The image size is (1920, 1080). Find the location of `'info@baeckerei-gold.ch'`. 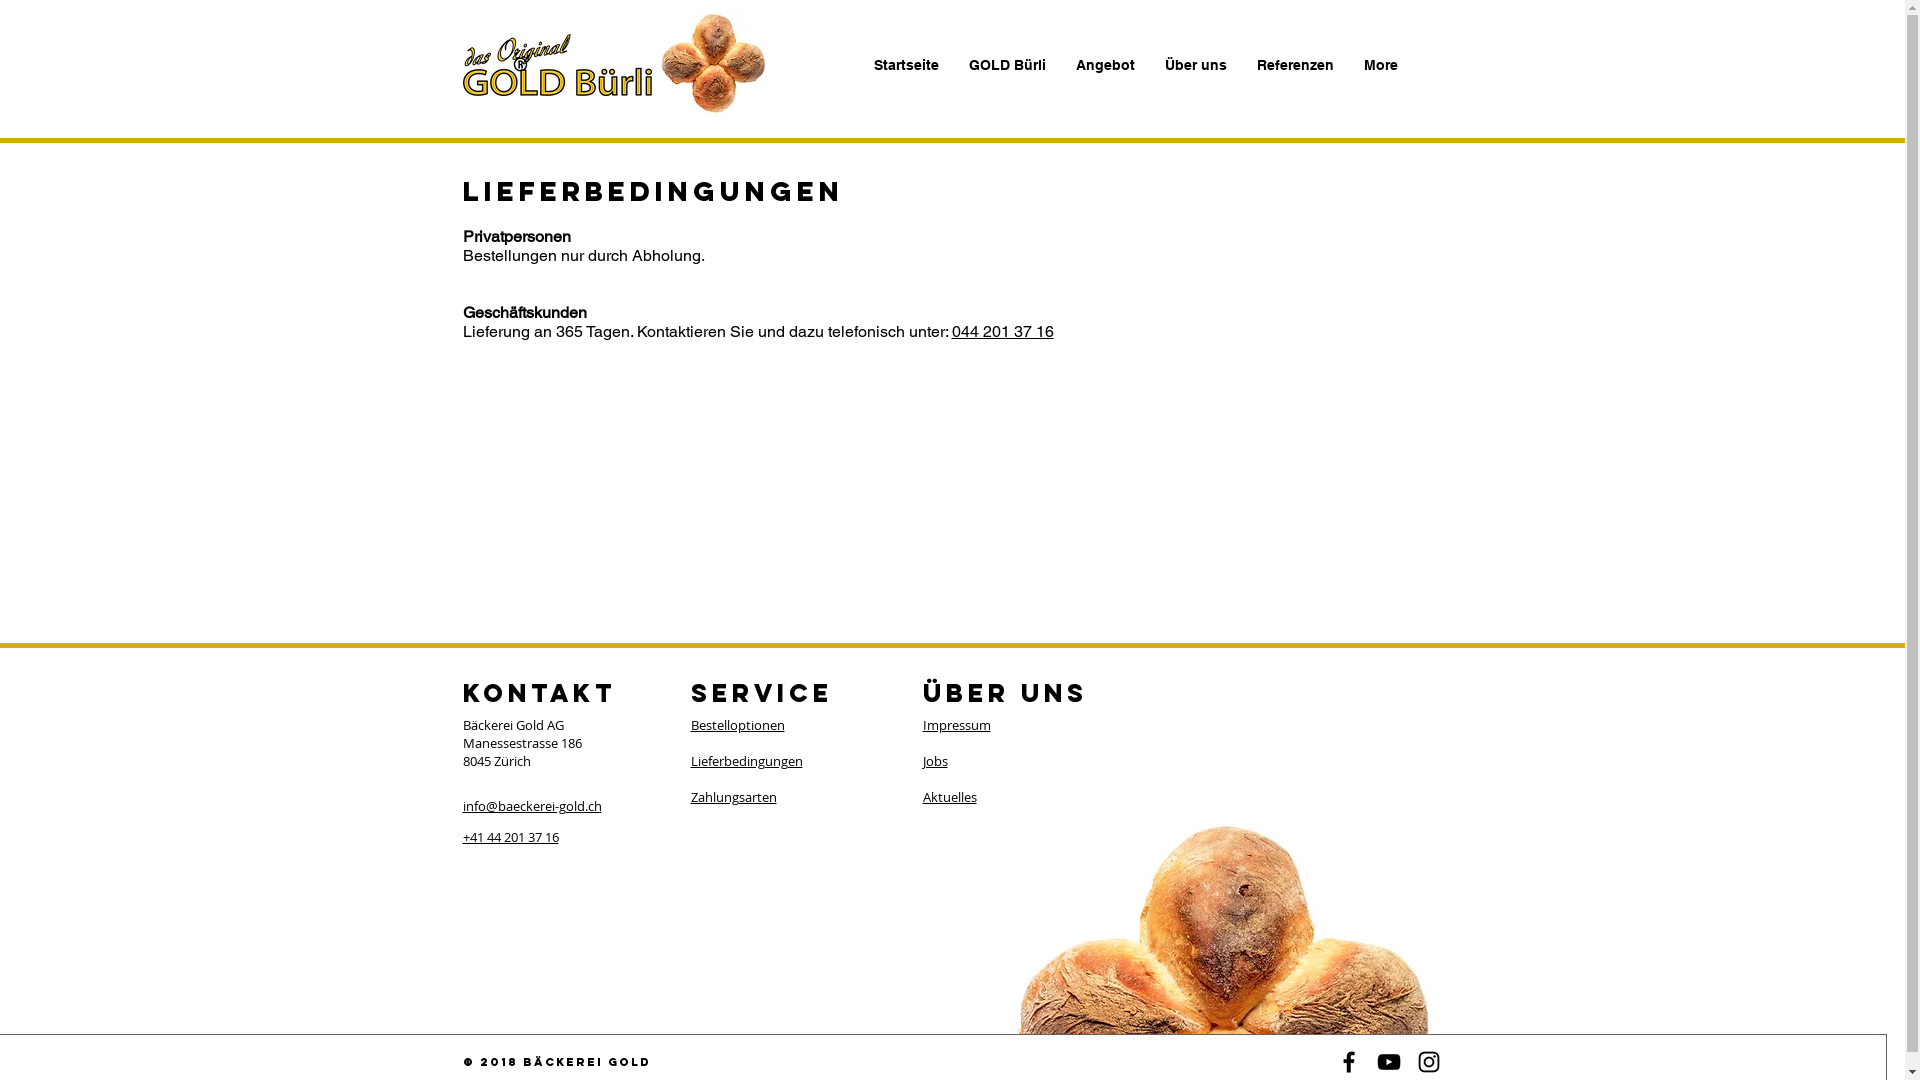

'info@baeckerei-gold.ch' is located at coordinates (531, 805).